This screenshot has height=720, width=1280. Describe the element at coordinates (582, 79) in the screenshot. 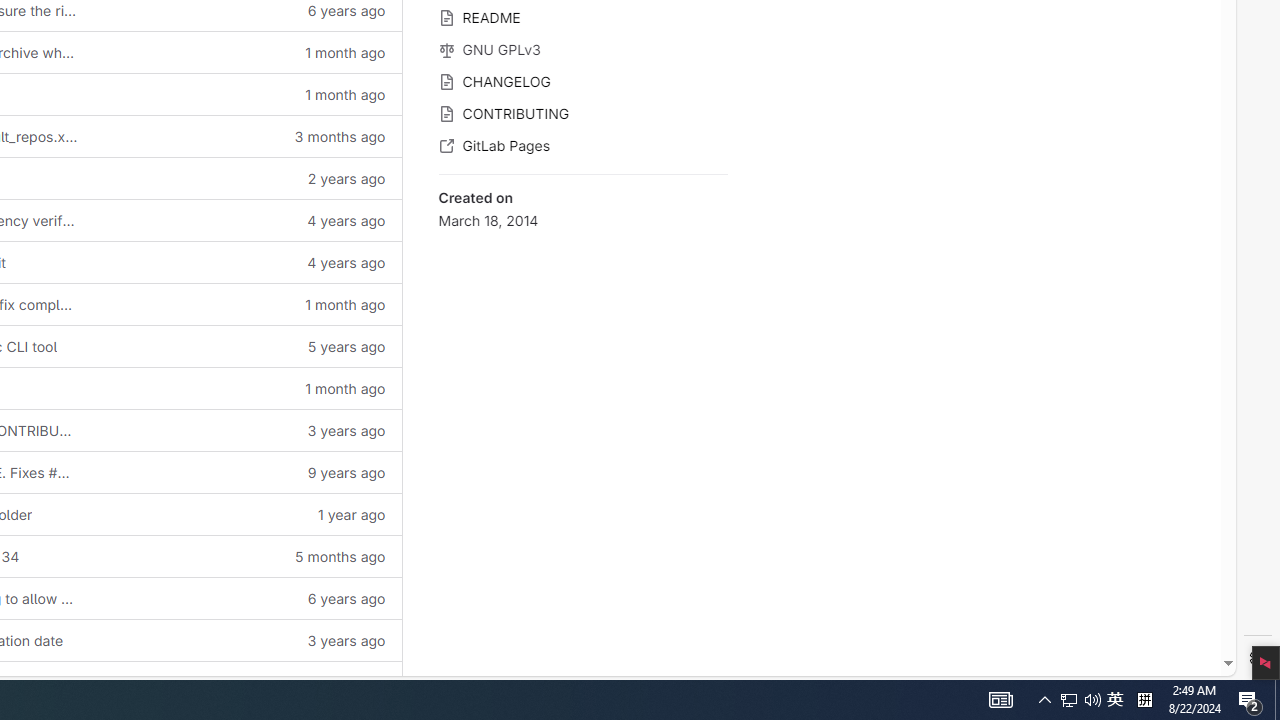

I see `'CHANGELOG'` at that location.